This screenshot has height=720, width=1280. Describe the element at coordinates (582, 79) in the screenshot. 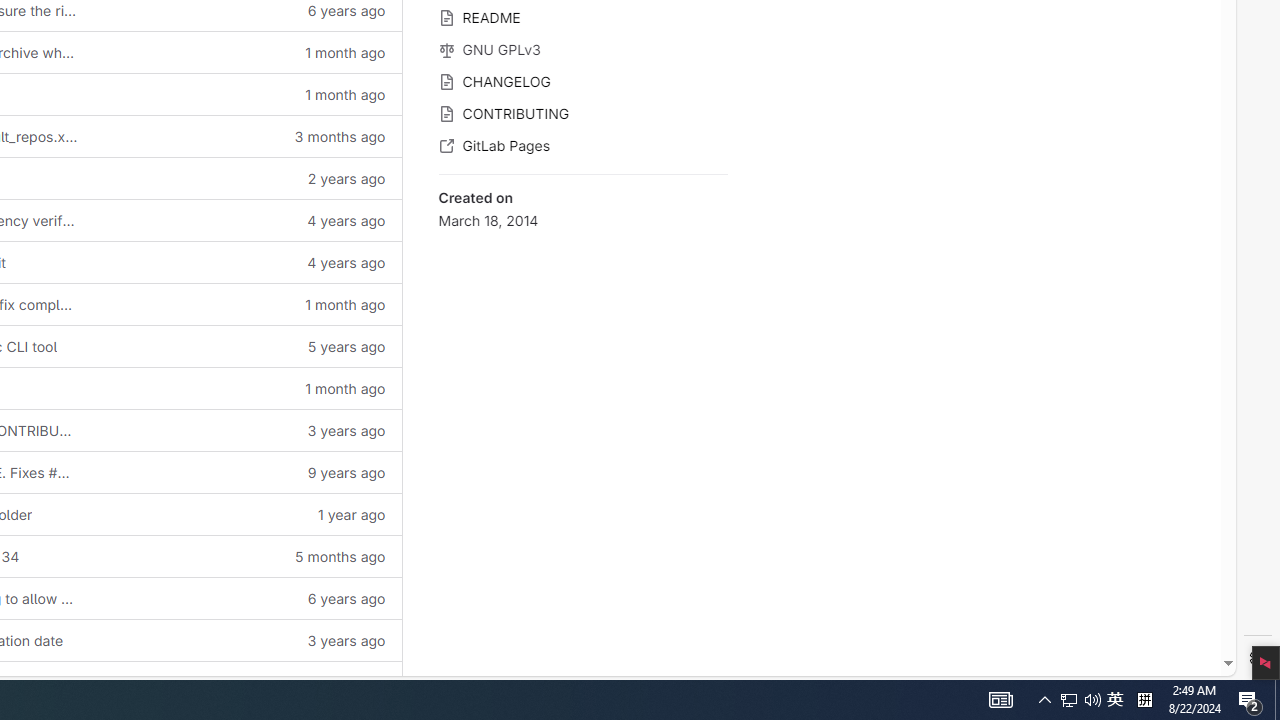

I see `'CHANGELOG'` at that location.